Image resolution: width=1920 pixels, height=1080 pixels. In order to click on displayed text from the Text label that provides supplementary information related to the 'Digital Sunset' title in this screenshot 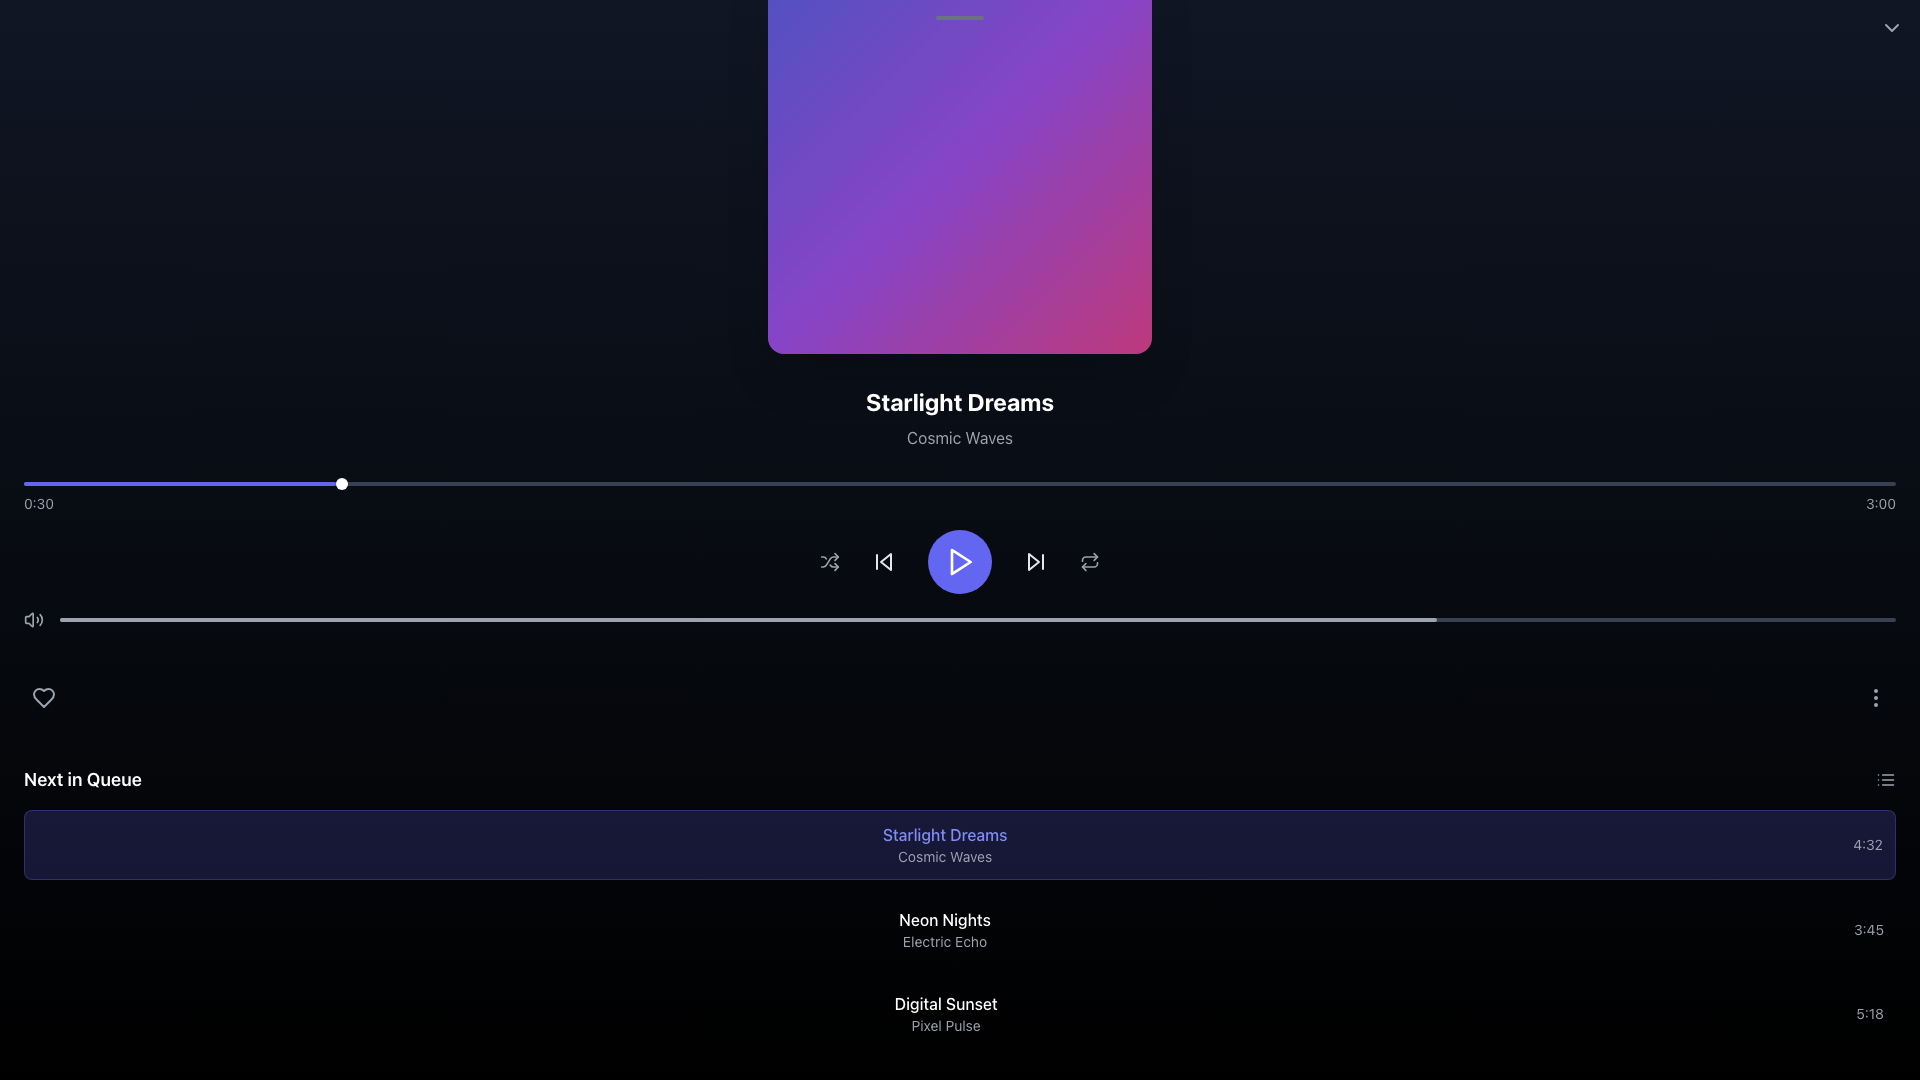, I will do `click(945, 1026)`.